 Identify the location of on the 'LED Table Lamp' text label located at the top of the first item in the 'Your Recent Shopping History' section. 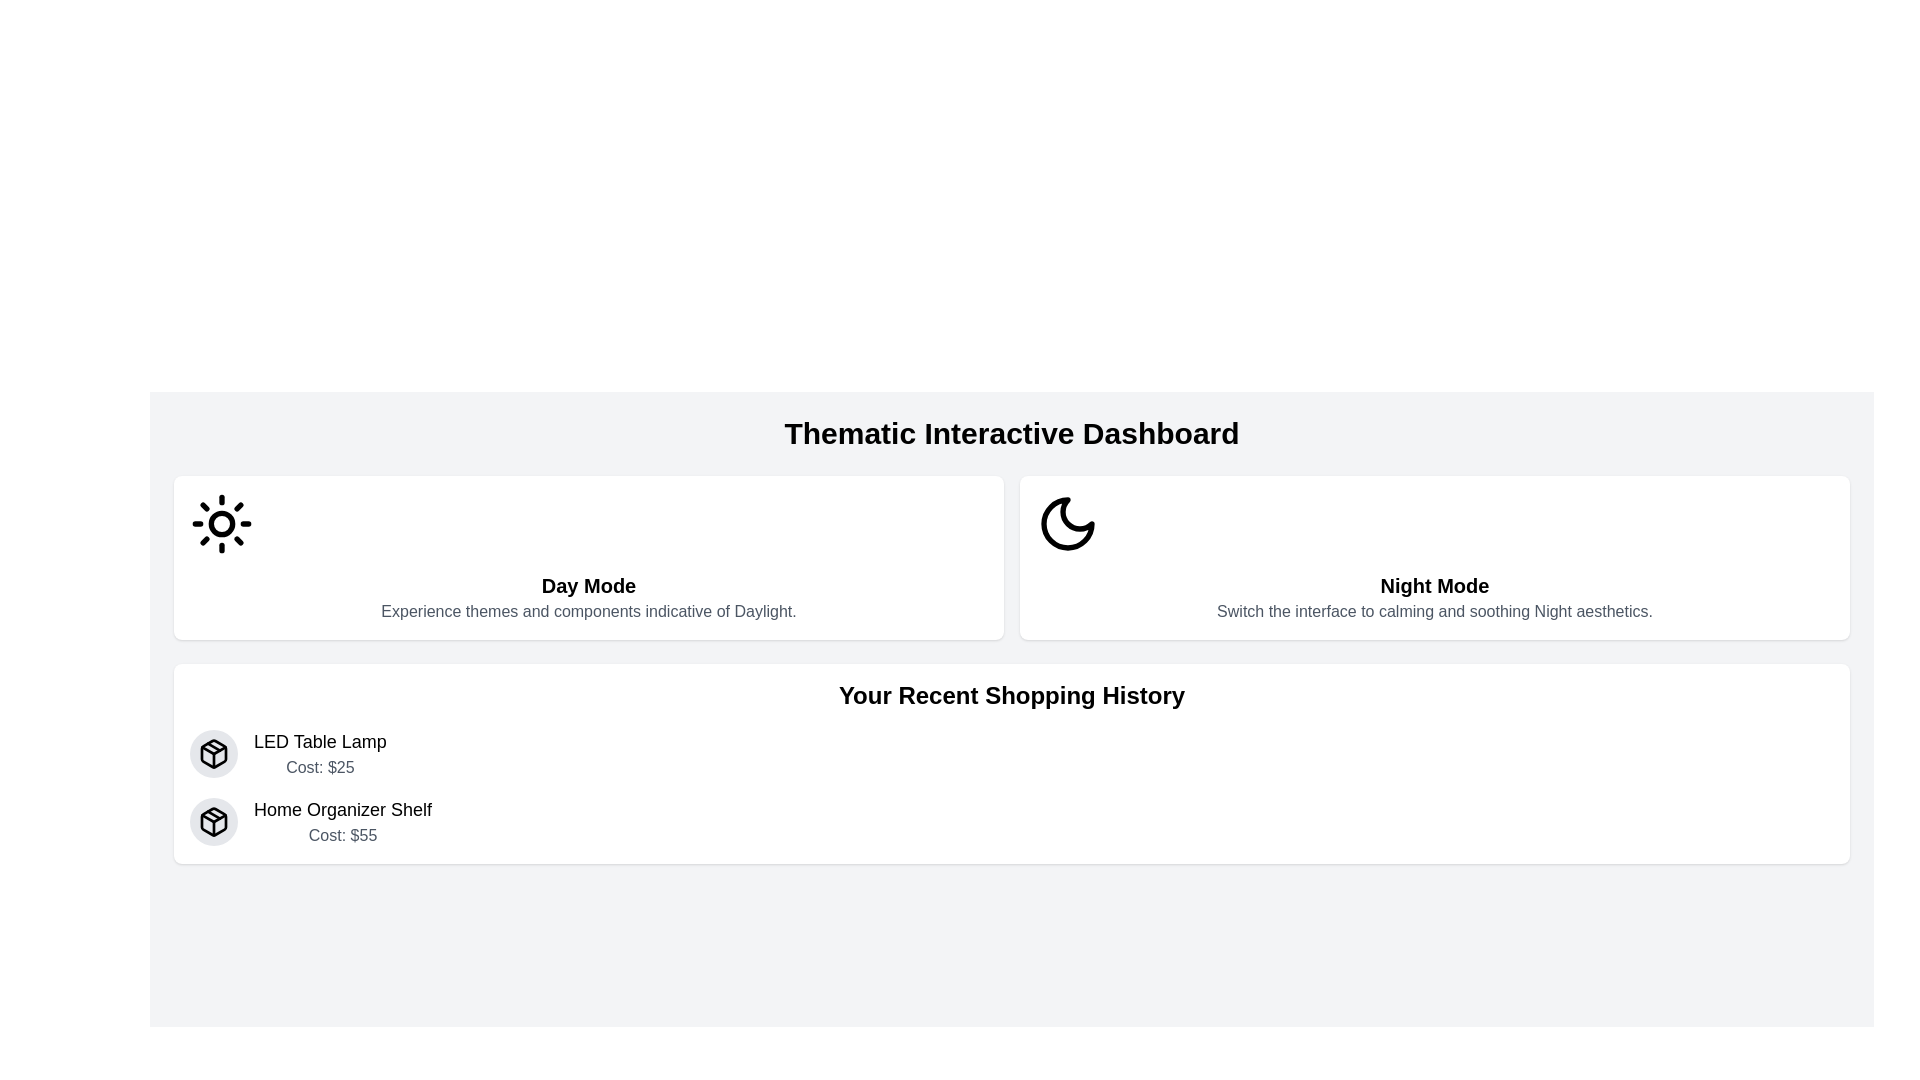
(320, 741).